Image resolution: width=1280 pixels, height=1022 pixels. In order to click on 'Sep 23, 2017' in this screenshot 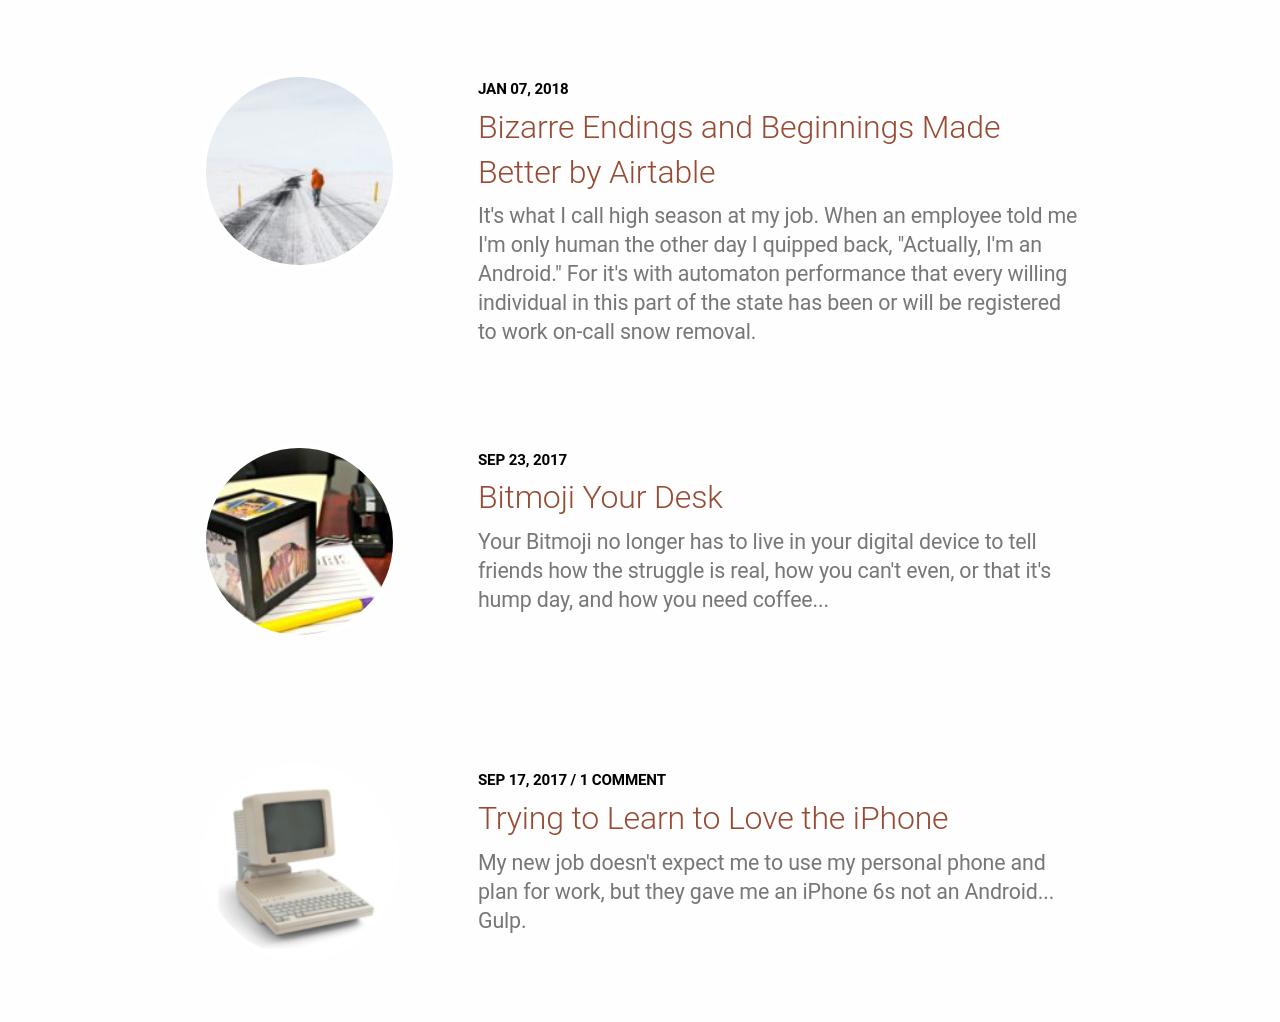, I will do `click(476, 457)`.